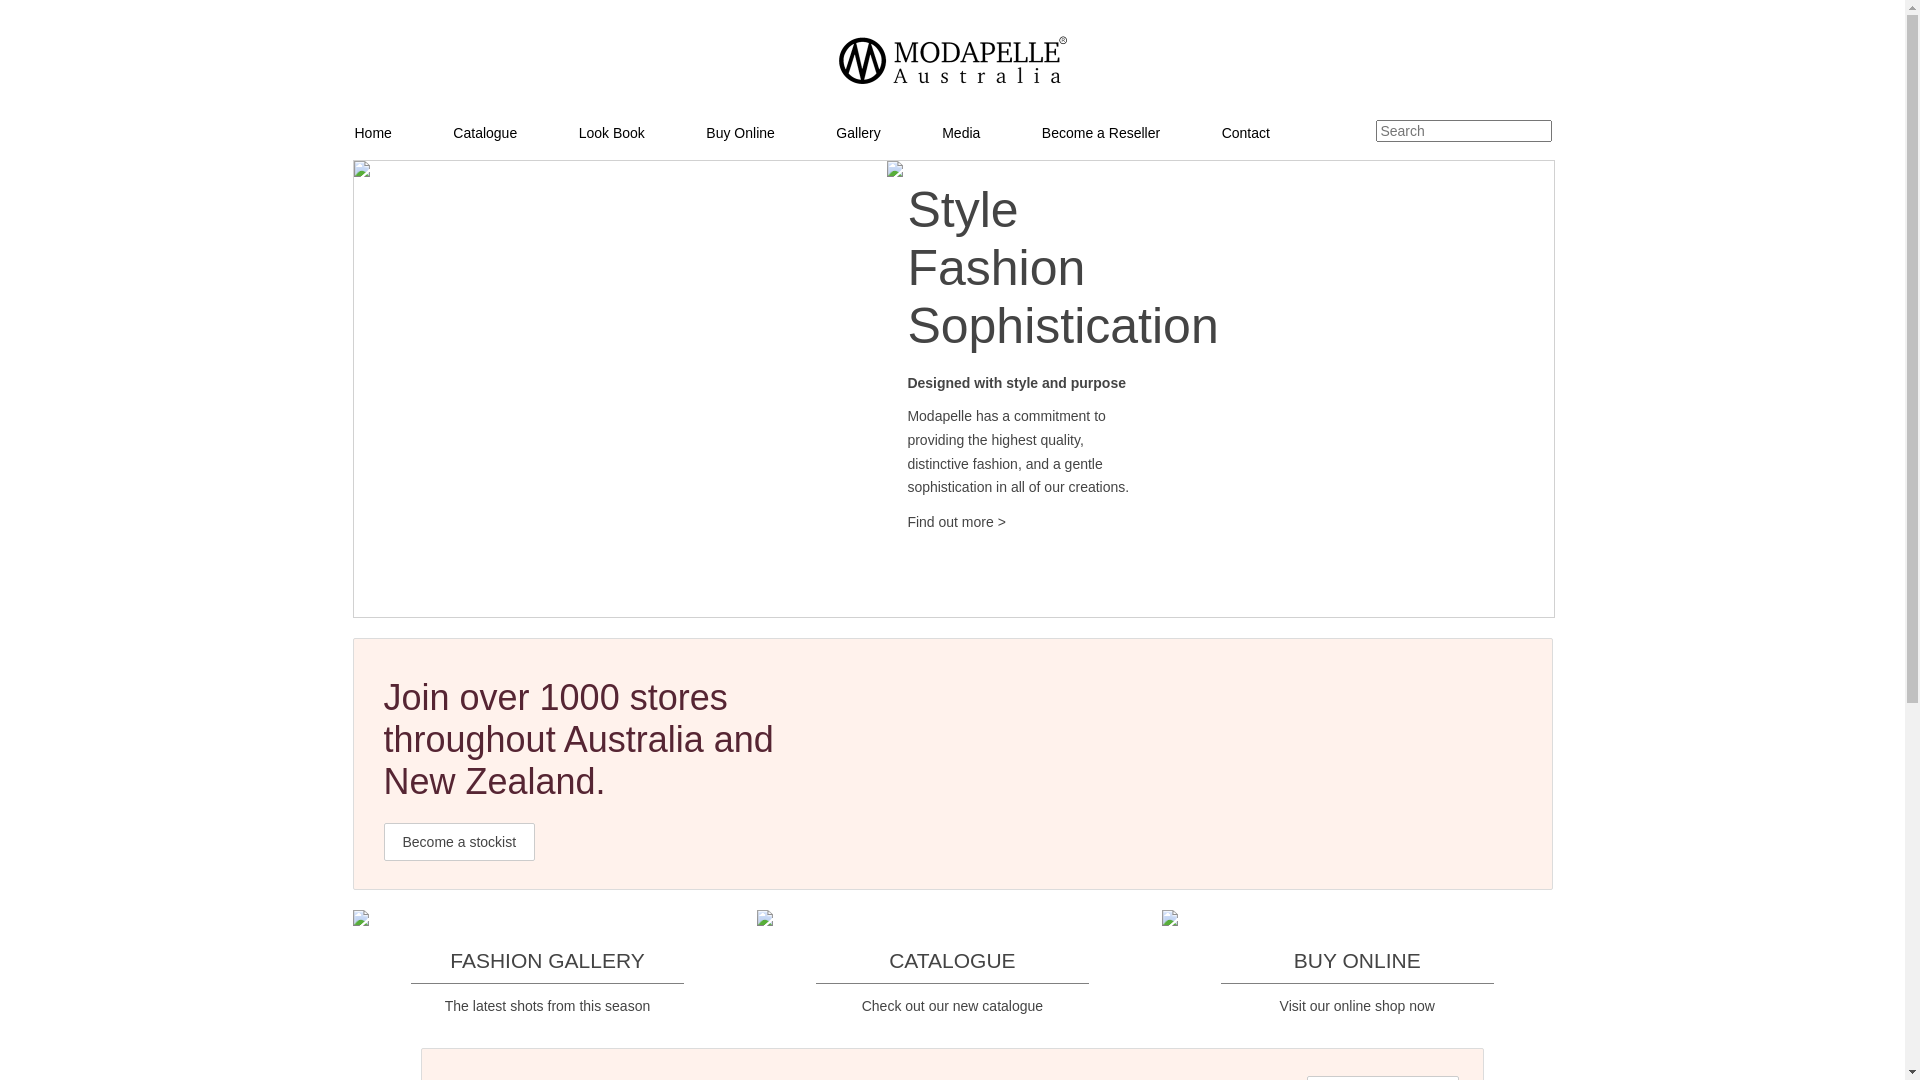 Image resolution: width=1920 pixels, height=1080 pixels. I want to click on 'Contact', so click(1275, 132).